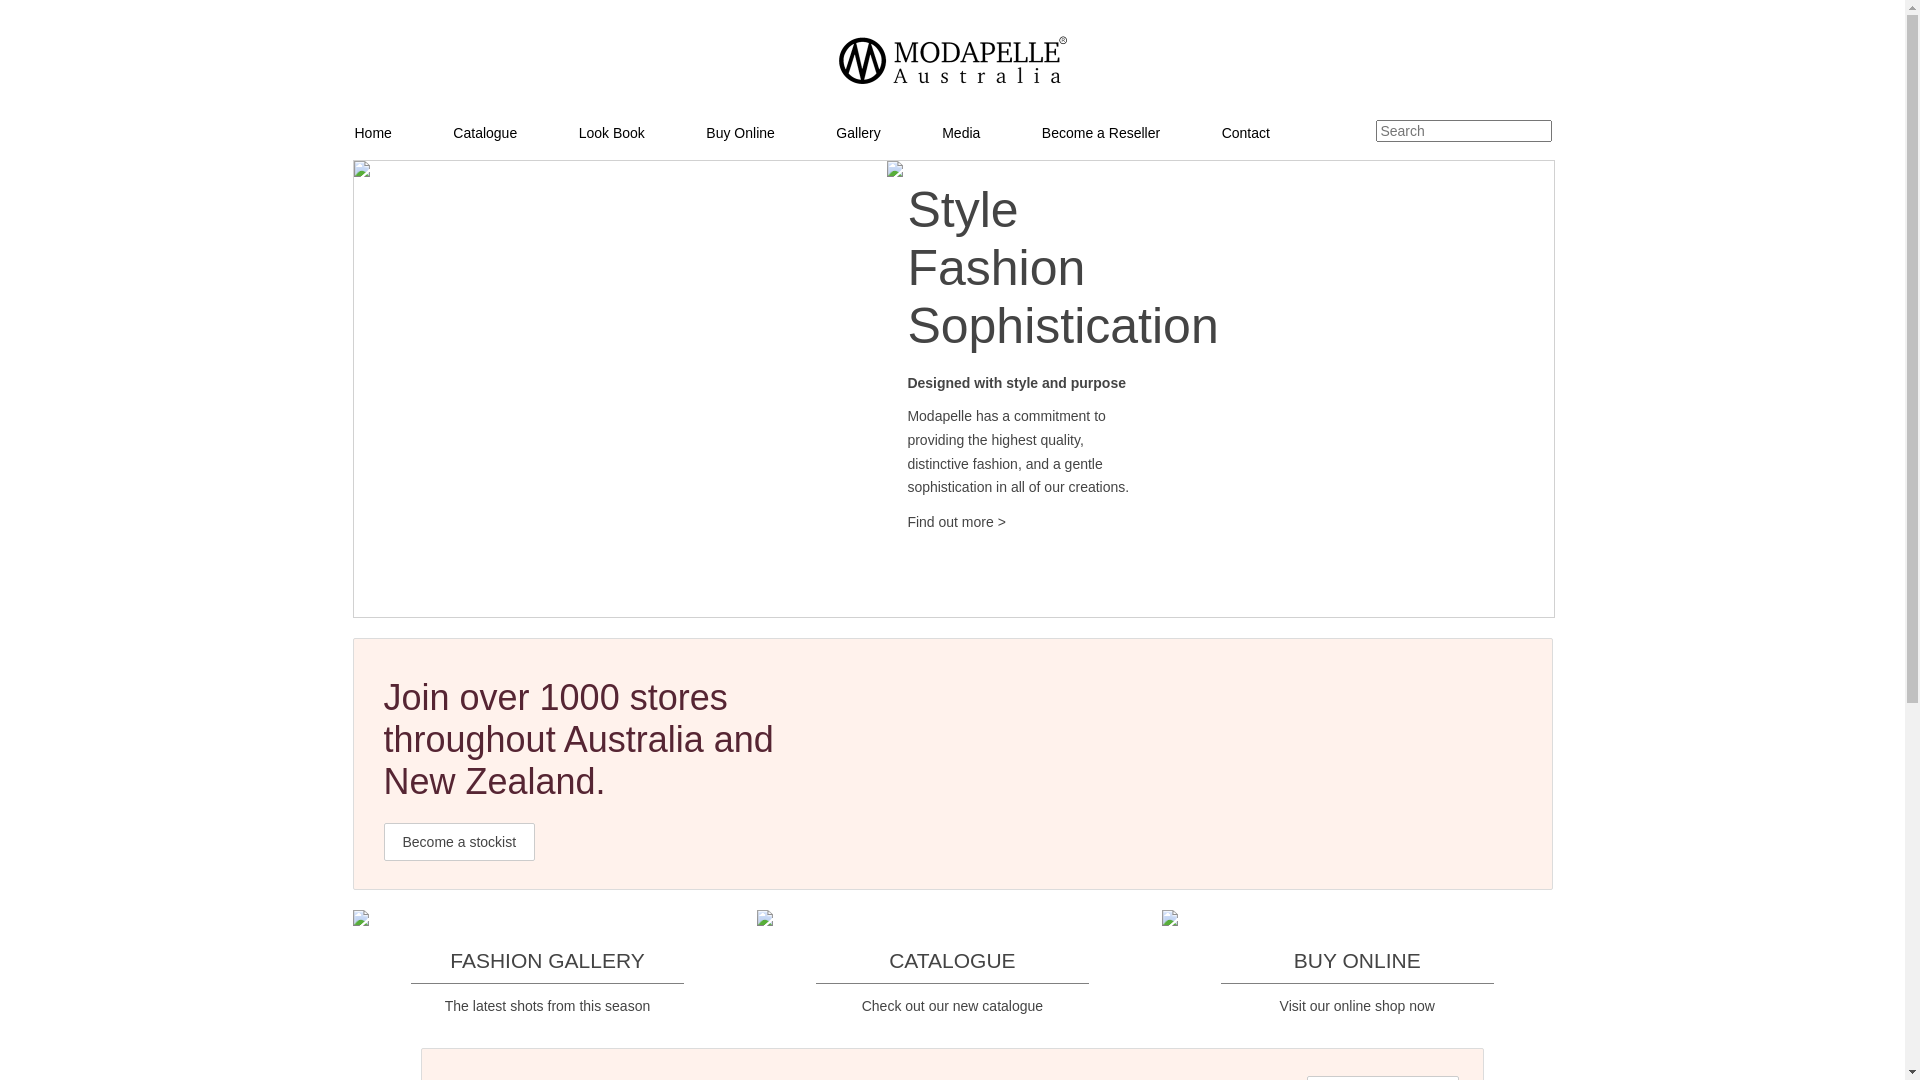 Image resolution: width=1920 pixels, height=1080 pixels. I want to click on 'Contact', so click(1275, 132).